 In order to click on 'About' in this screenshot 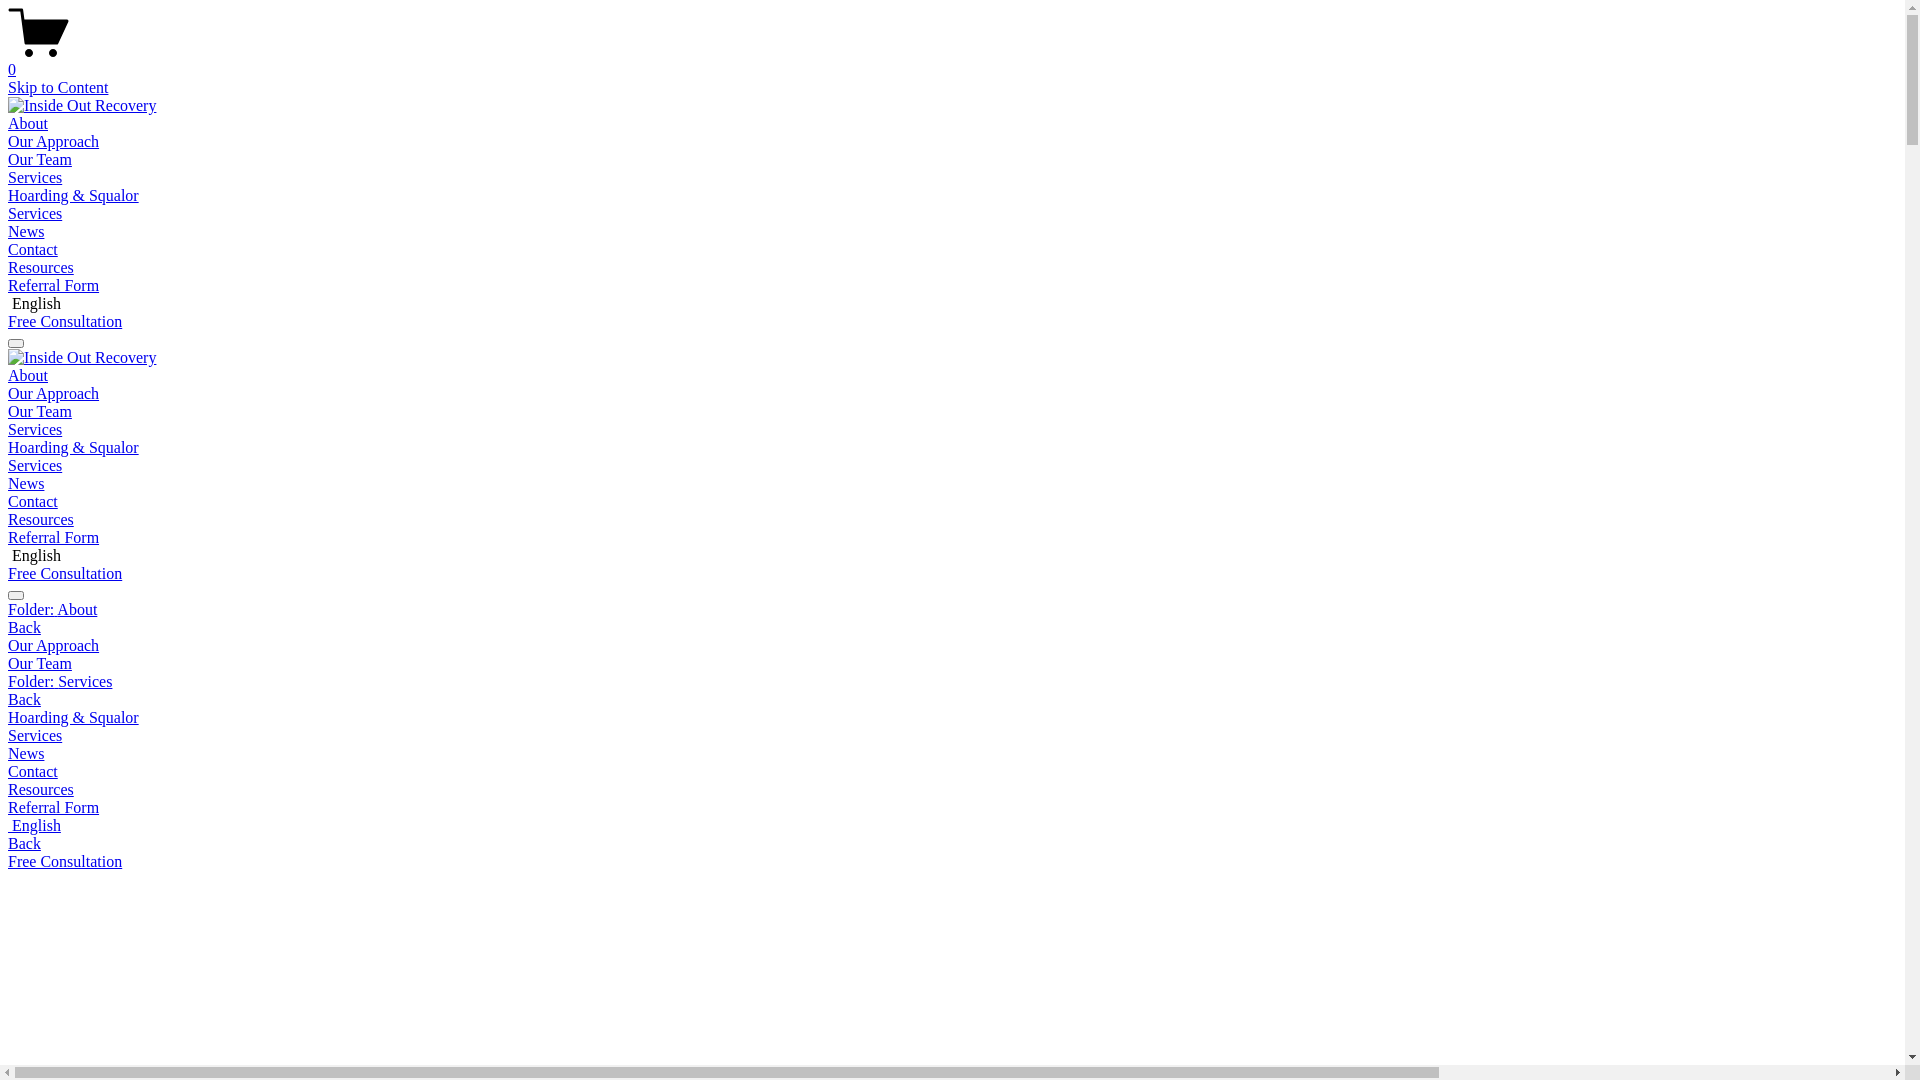, I will do `click(28, 375)`.